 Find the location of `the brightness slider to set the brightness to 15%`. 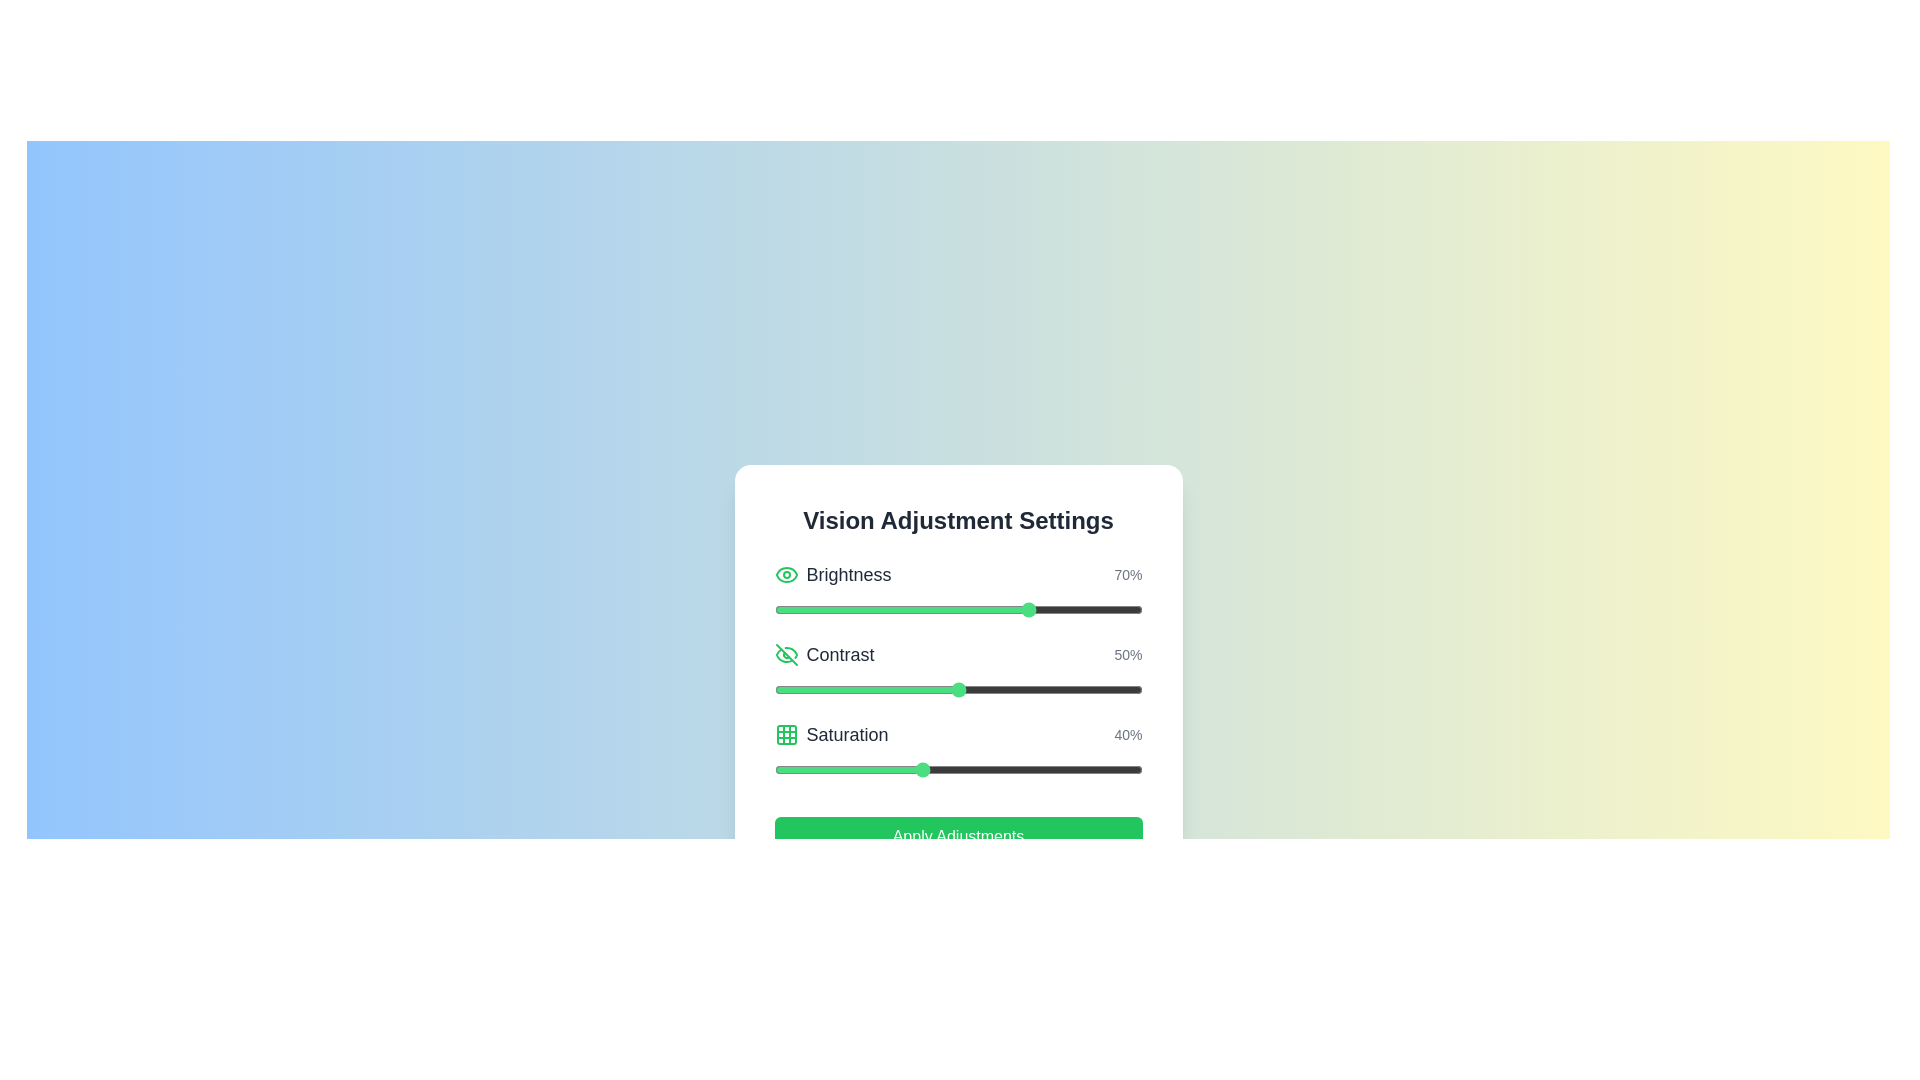

the brightness slider to set the brightness to 15% is located at coordinates (829, 608).